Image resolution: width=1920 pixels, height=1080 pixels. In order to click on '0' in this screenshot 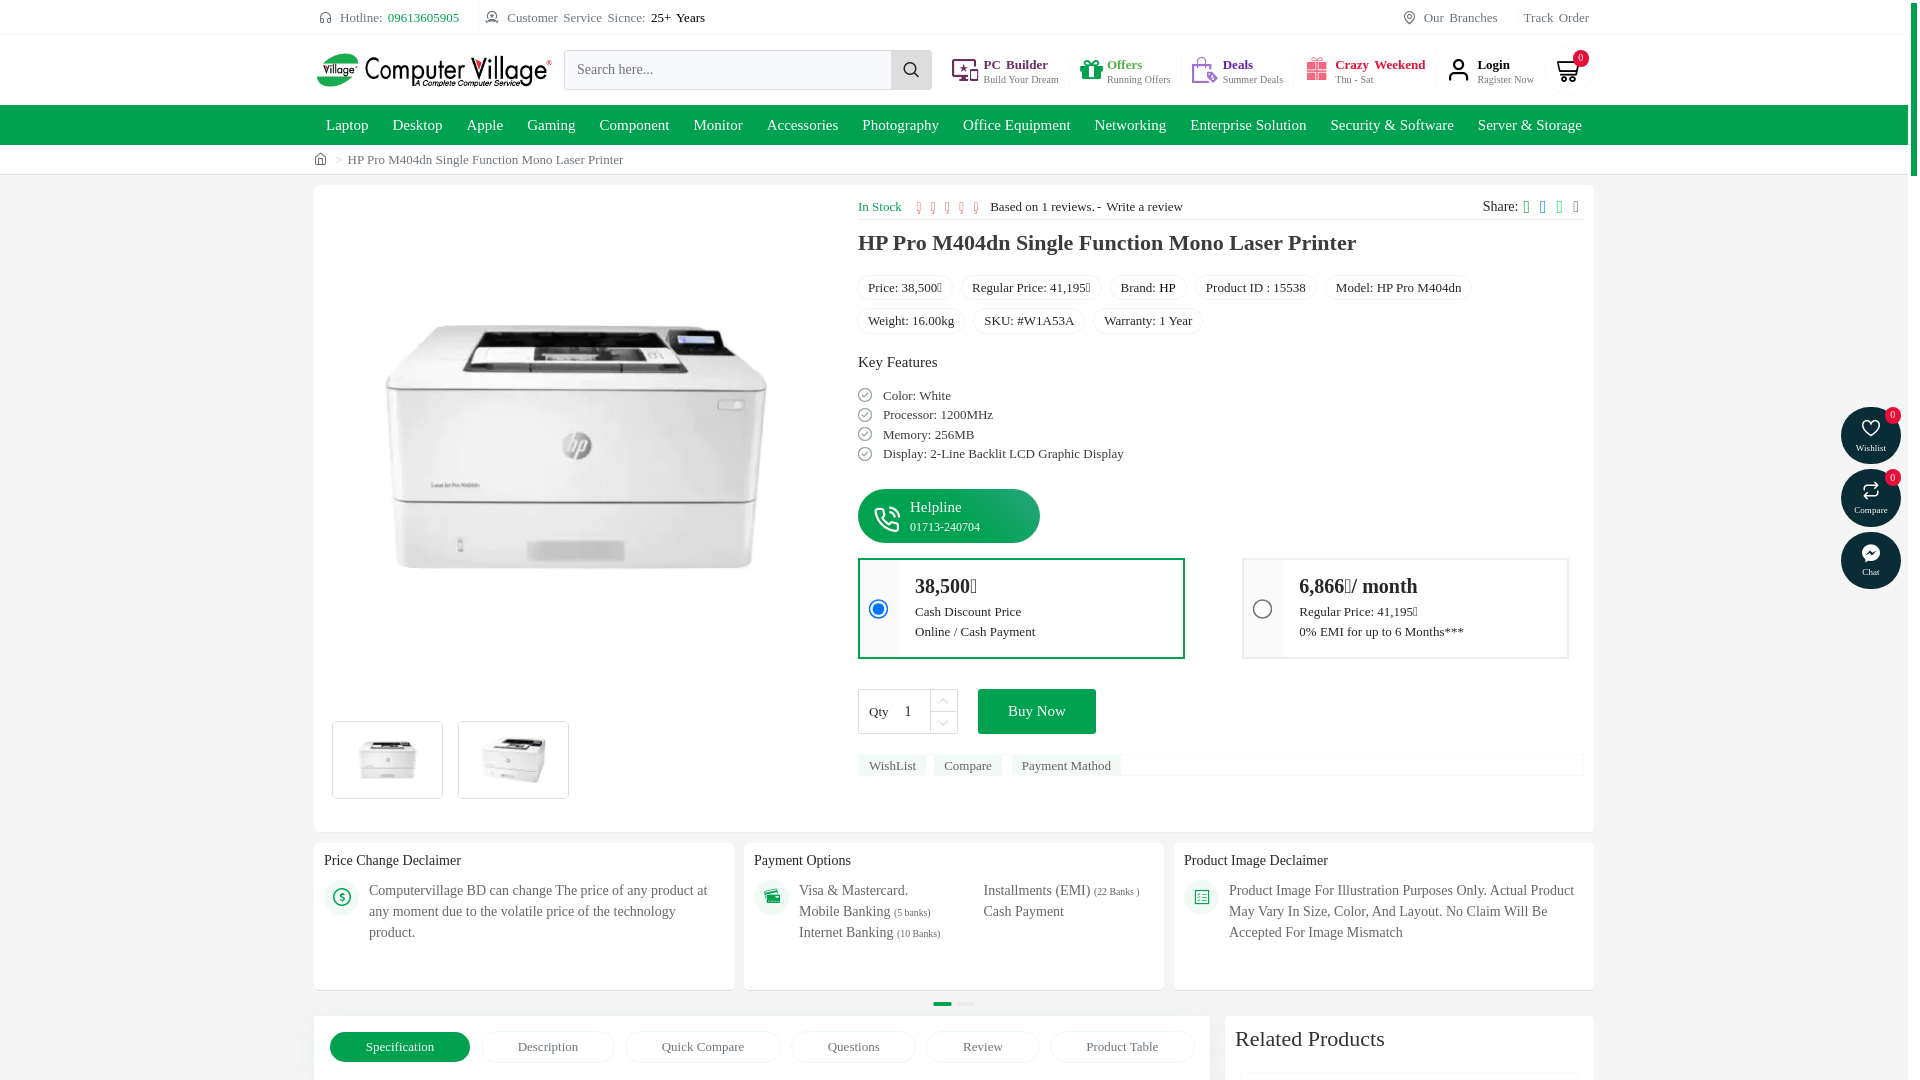, I will do `click(1568, 68)`.